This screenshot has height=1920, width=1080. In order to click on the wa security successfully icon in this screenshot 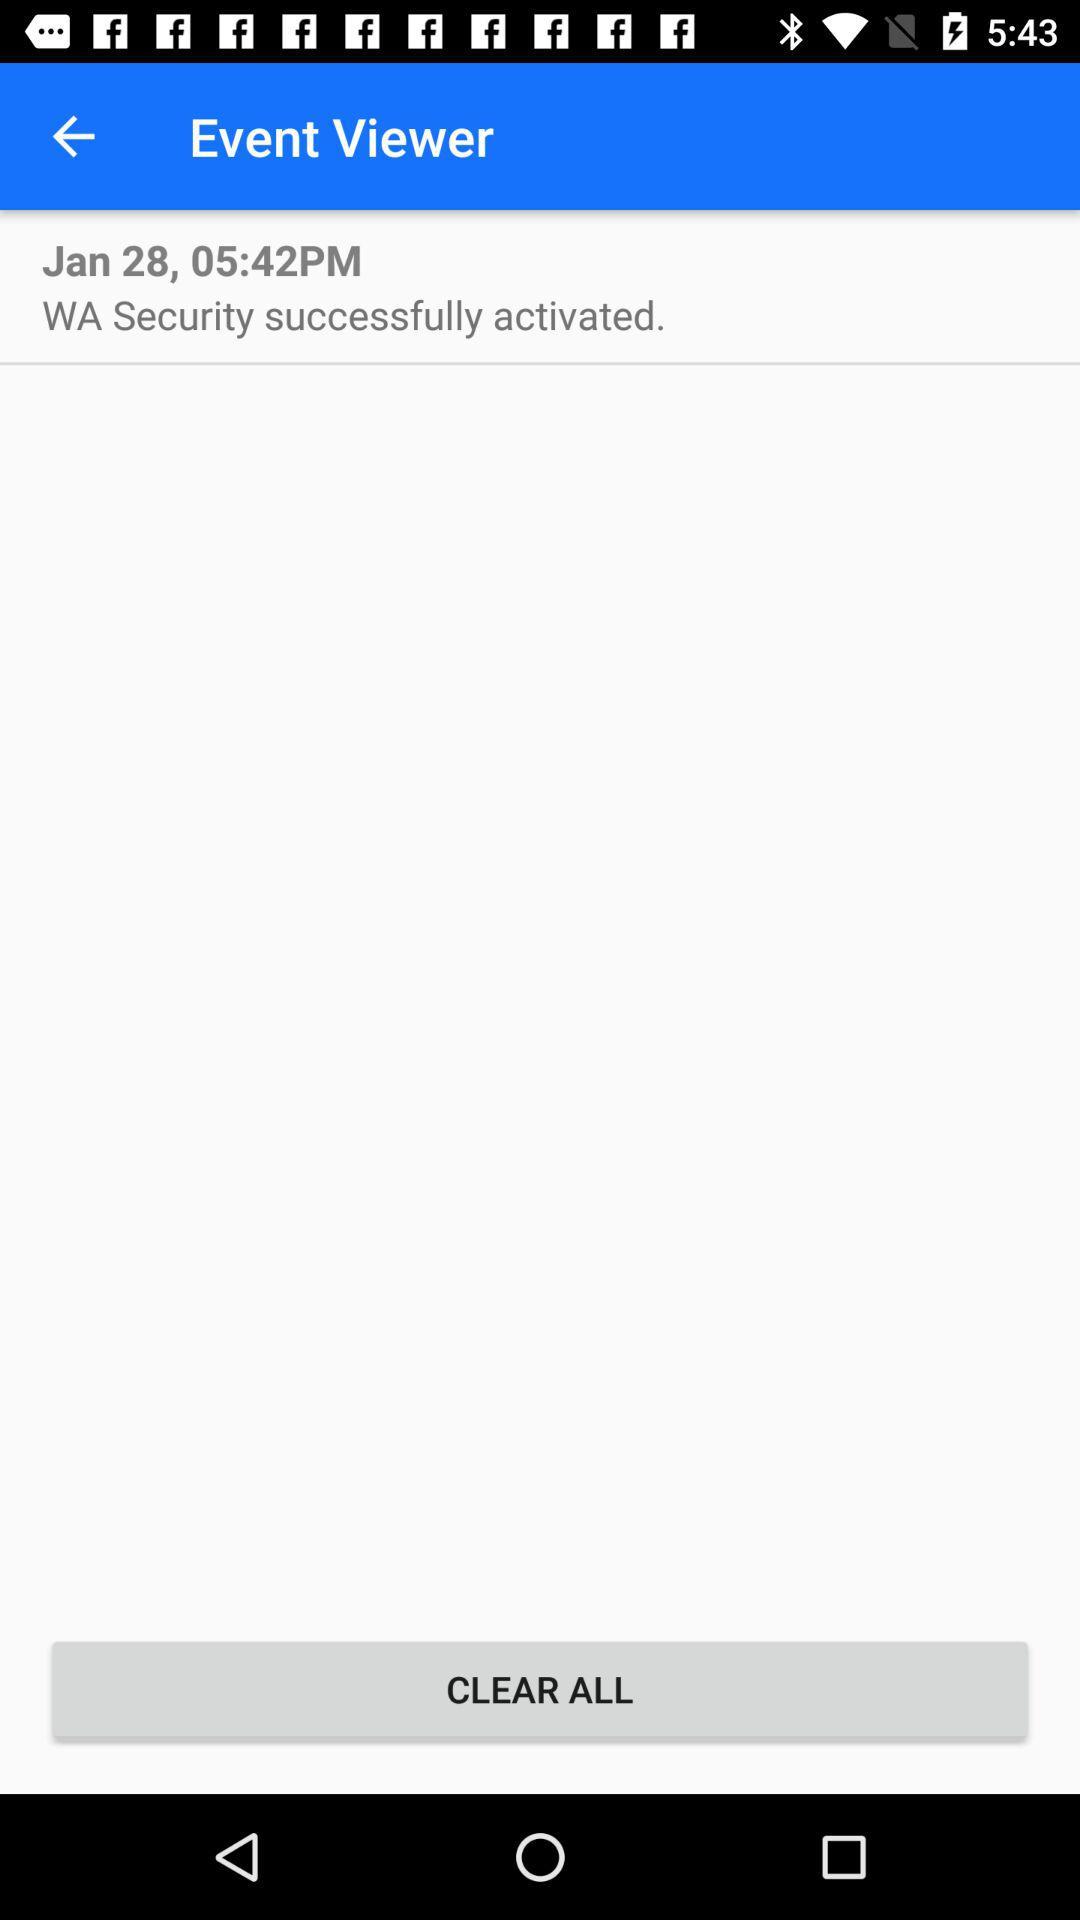, I will do `click(353, 313)`.